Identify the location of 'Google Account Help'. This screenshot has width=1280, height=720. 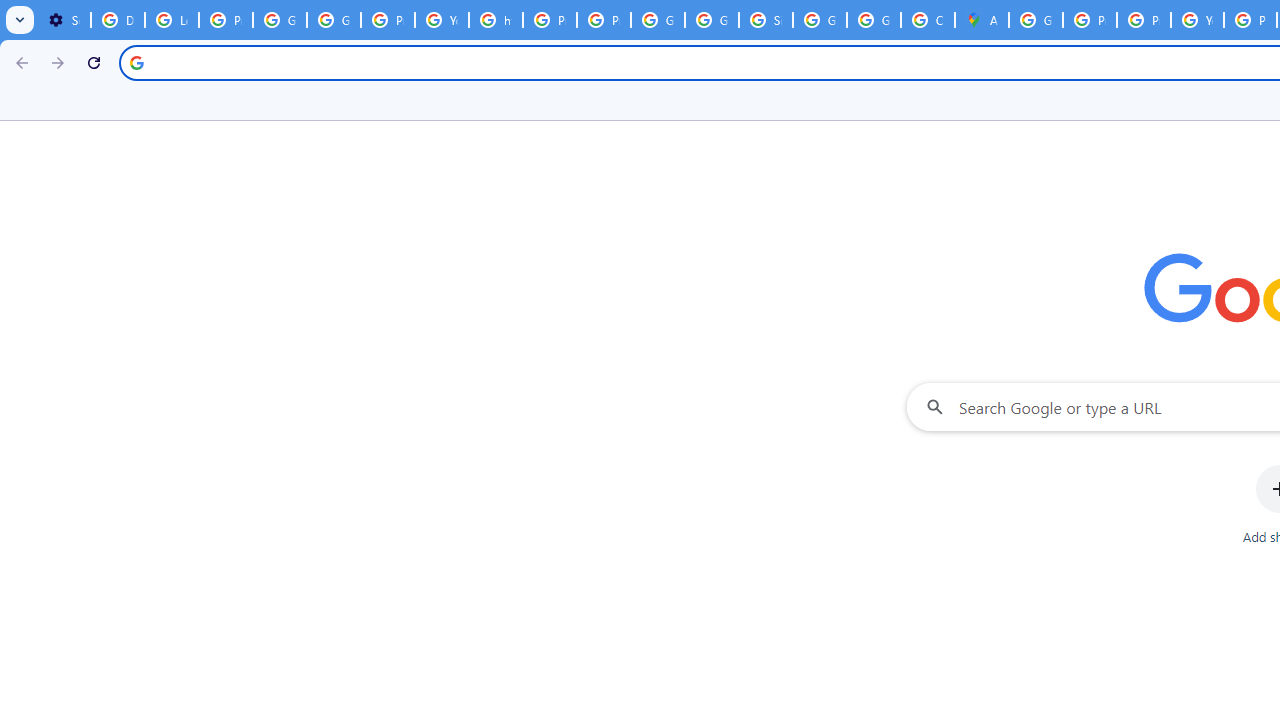
(279, 20).